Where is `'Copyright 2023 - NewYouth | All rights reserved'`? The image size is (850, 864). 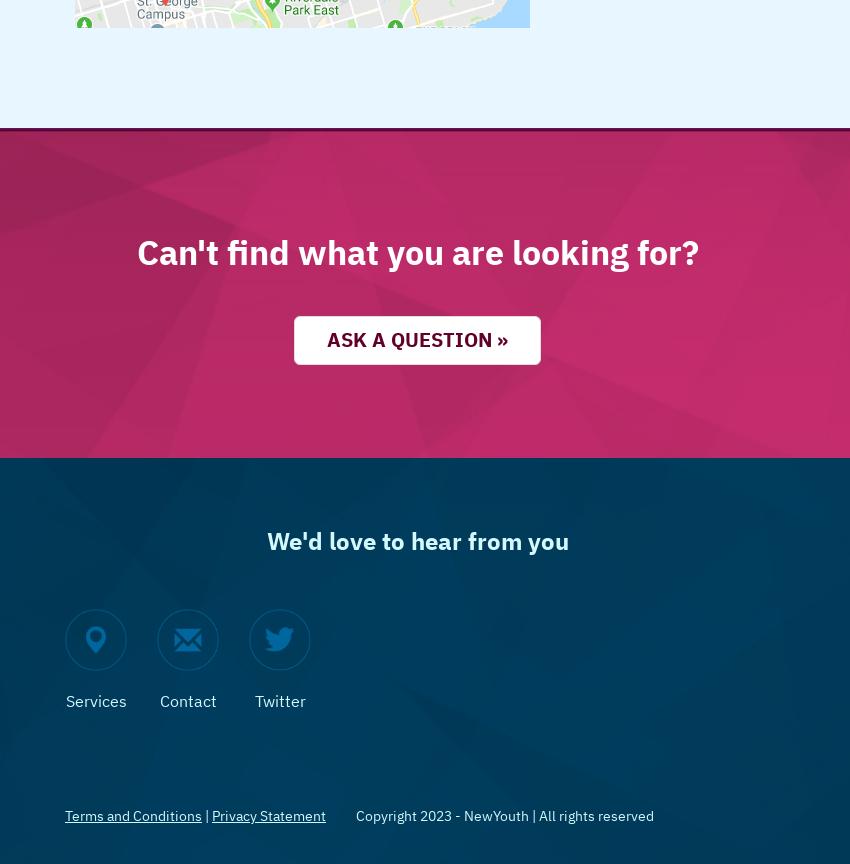 'Copyright 2023 - NewYouth | All rights reserved' is located at coordinates (504, 814).